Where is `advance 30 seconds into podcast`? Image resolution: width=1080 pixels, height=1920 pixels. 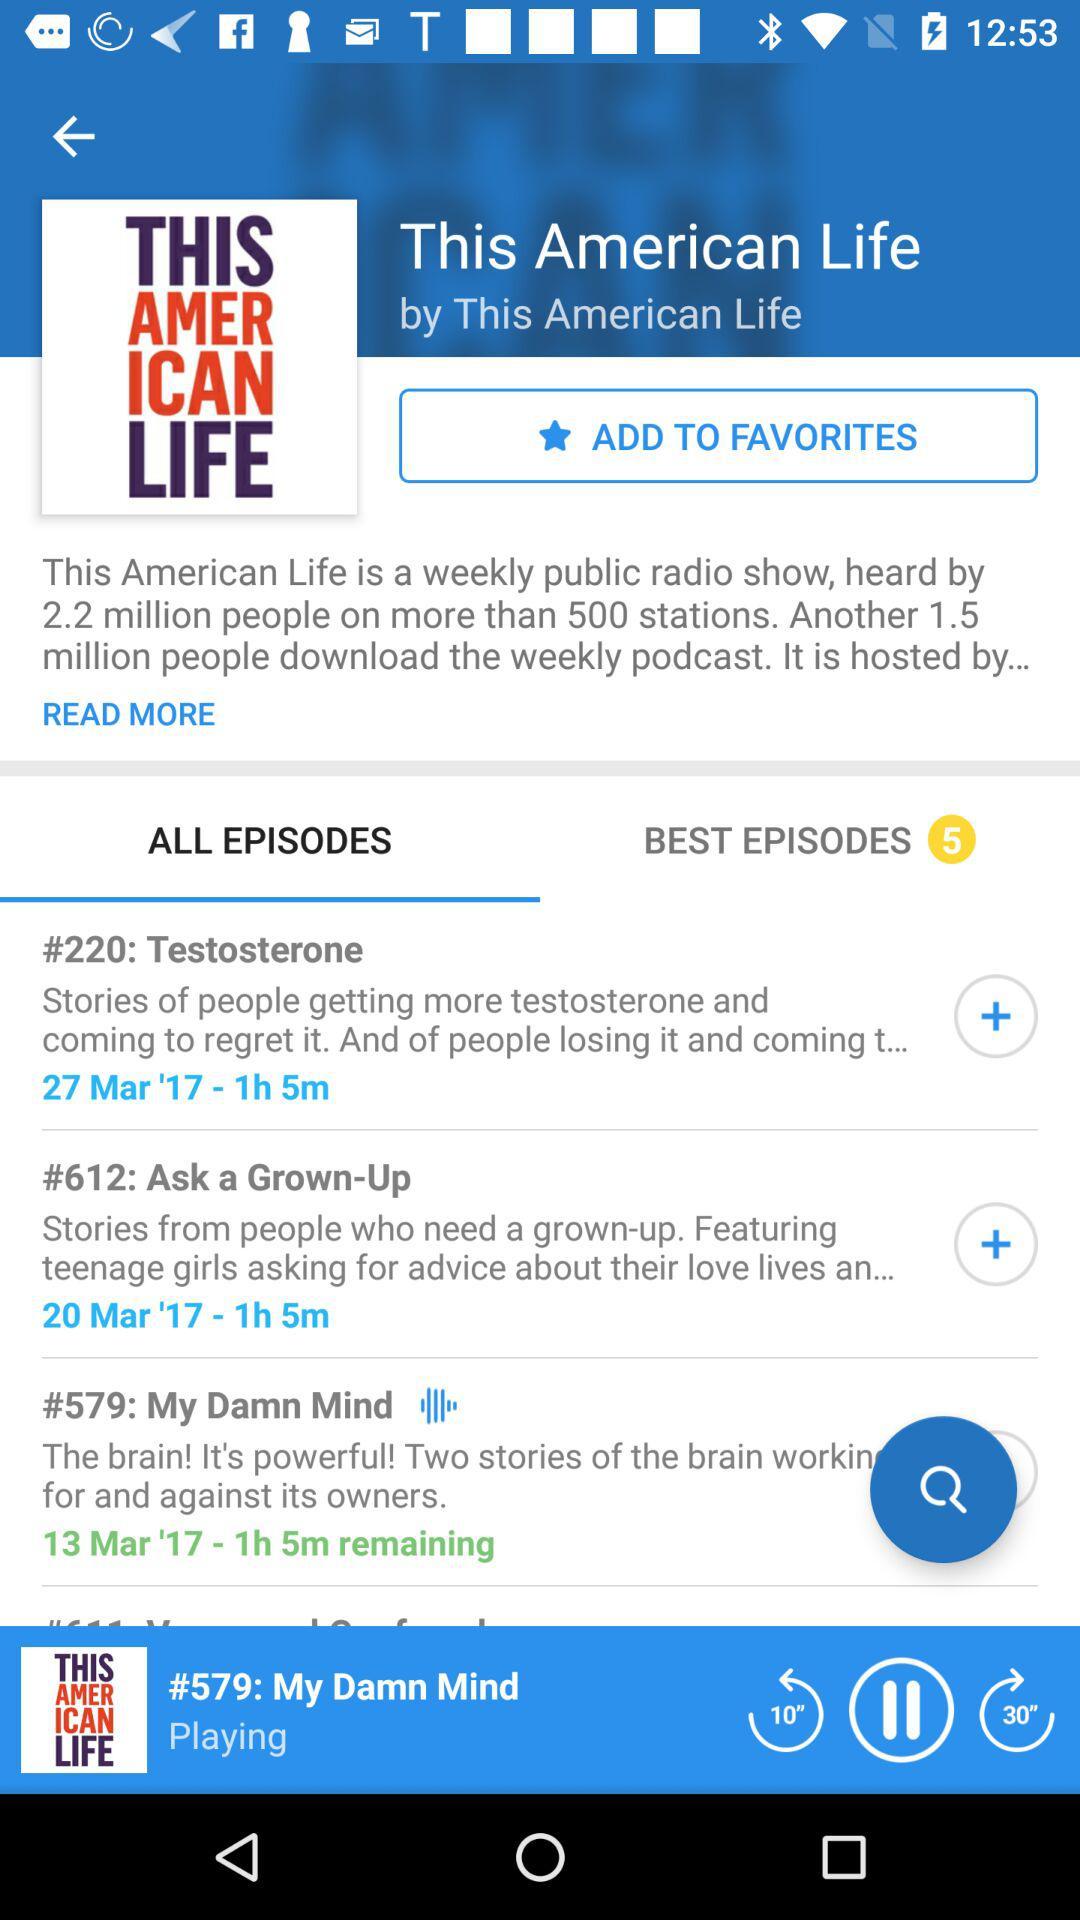
advance 30 seconds into podcast is located at coordinates (1017, 1708).